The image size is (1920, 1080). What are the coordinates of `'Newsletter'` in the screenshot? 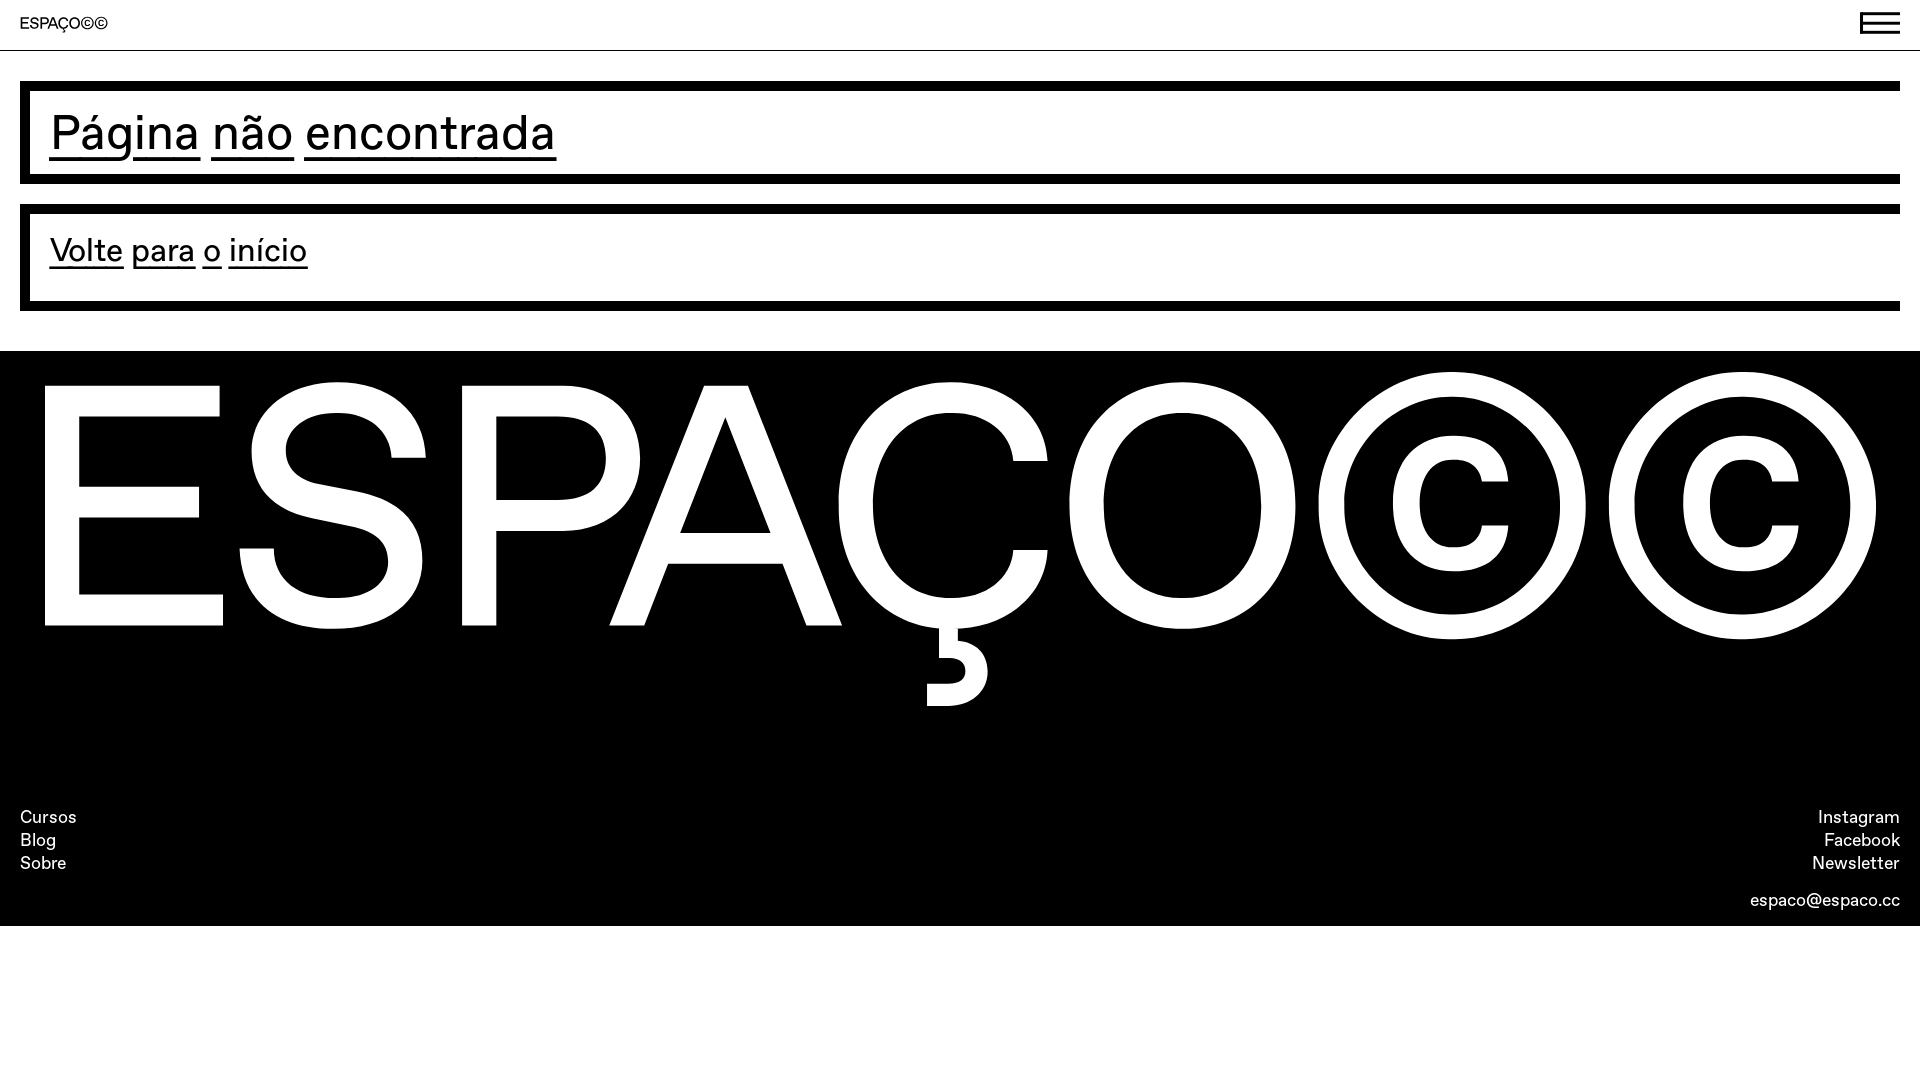 It's located at (1855, 862).